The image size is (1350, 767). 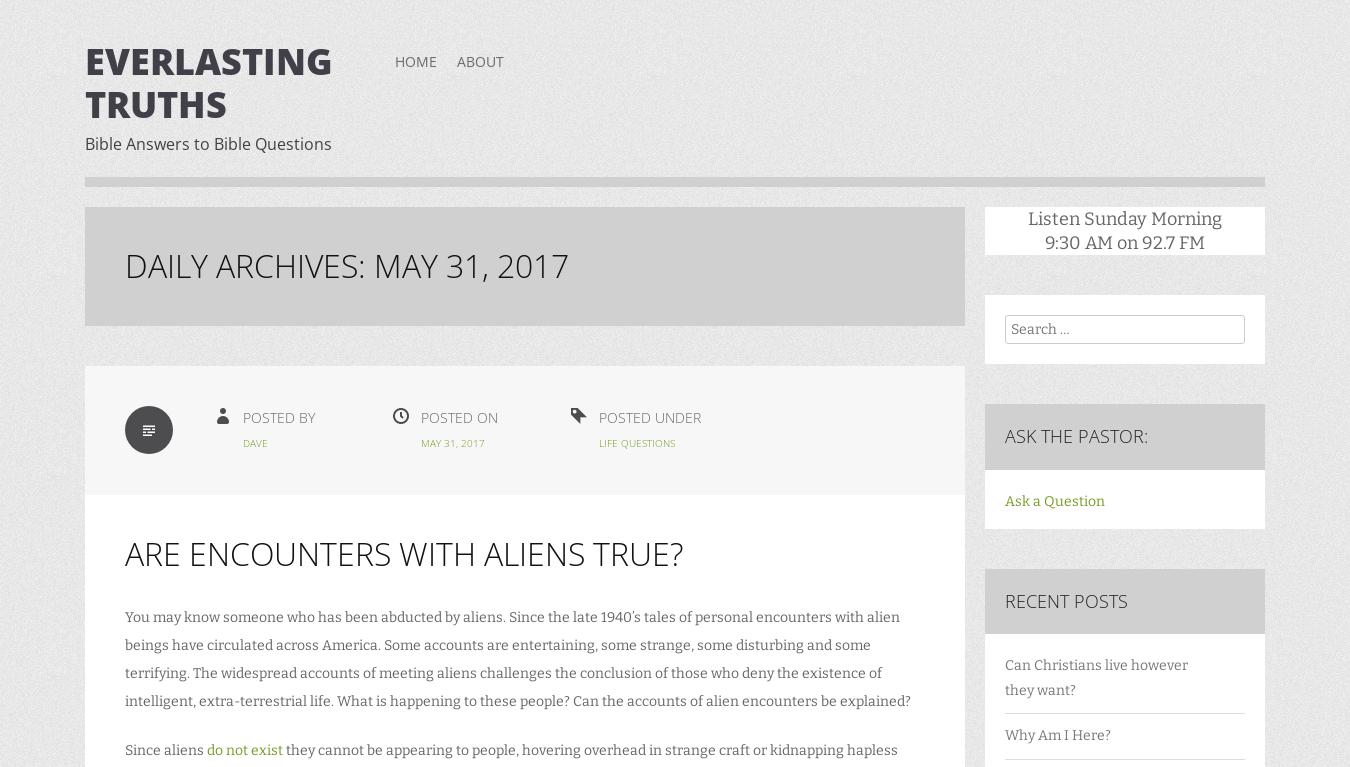 I want to click on 'Recent Posts', so click(x=1066, y=601).